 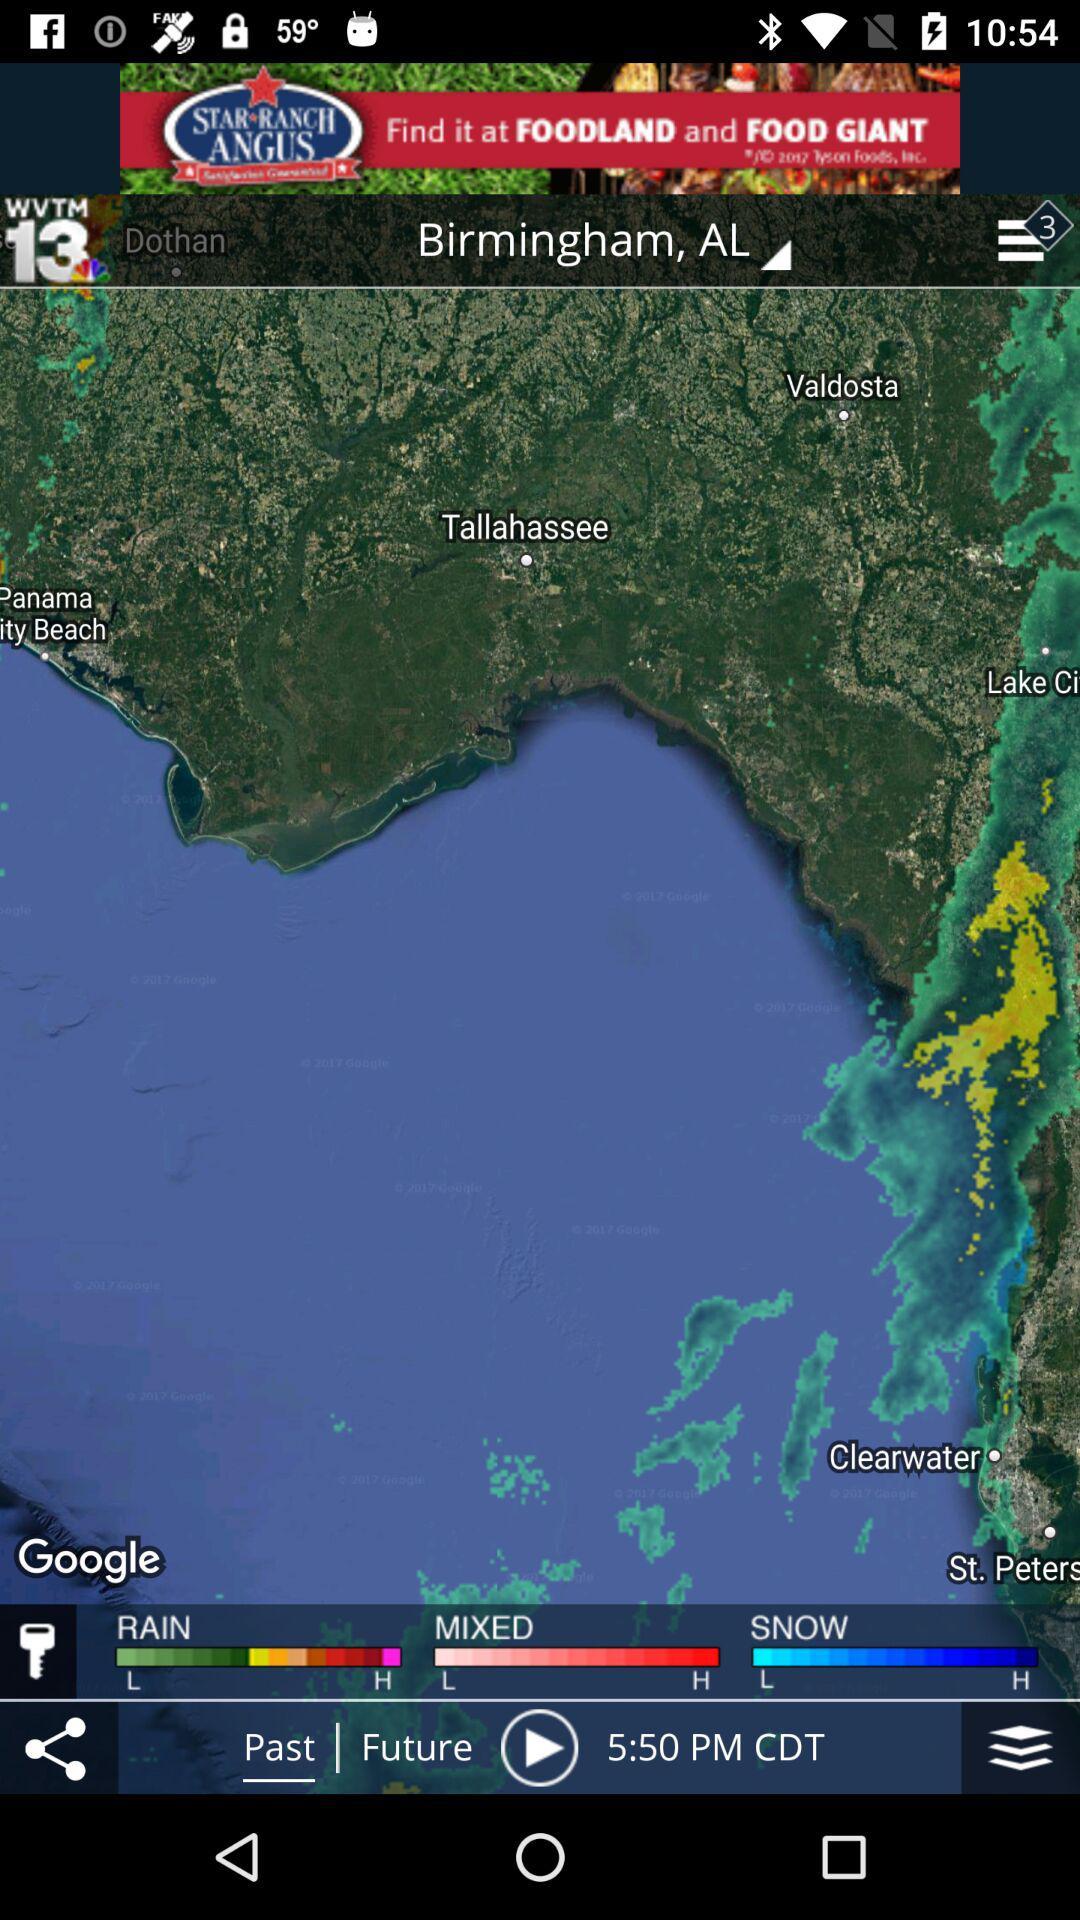 What do you see at coordinates (1020, 1746) in the screenshot?
I see `switch map type option` at bounding box center [1020, 1746].